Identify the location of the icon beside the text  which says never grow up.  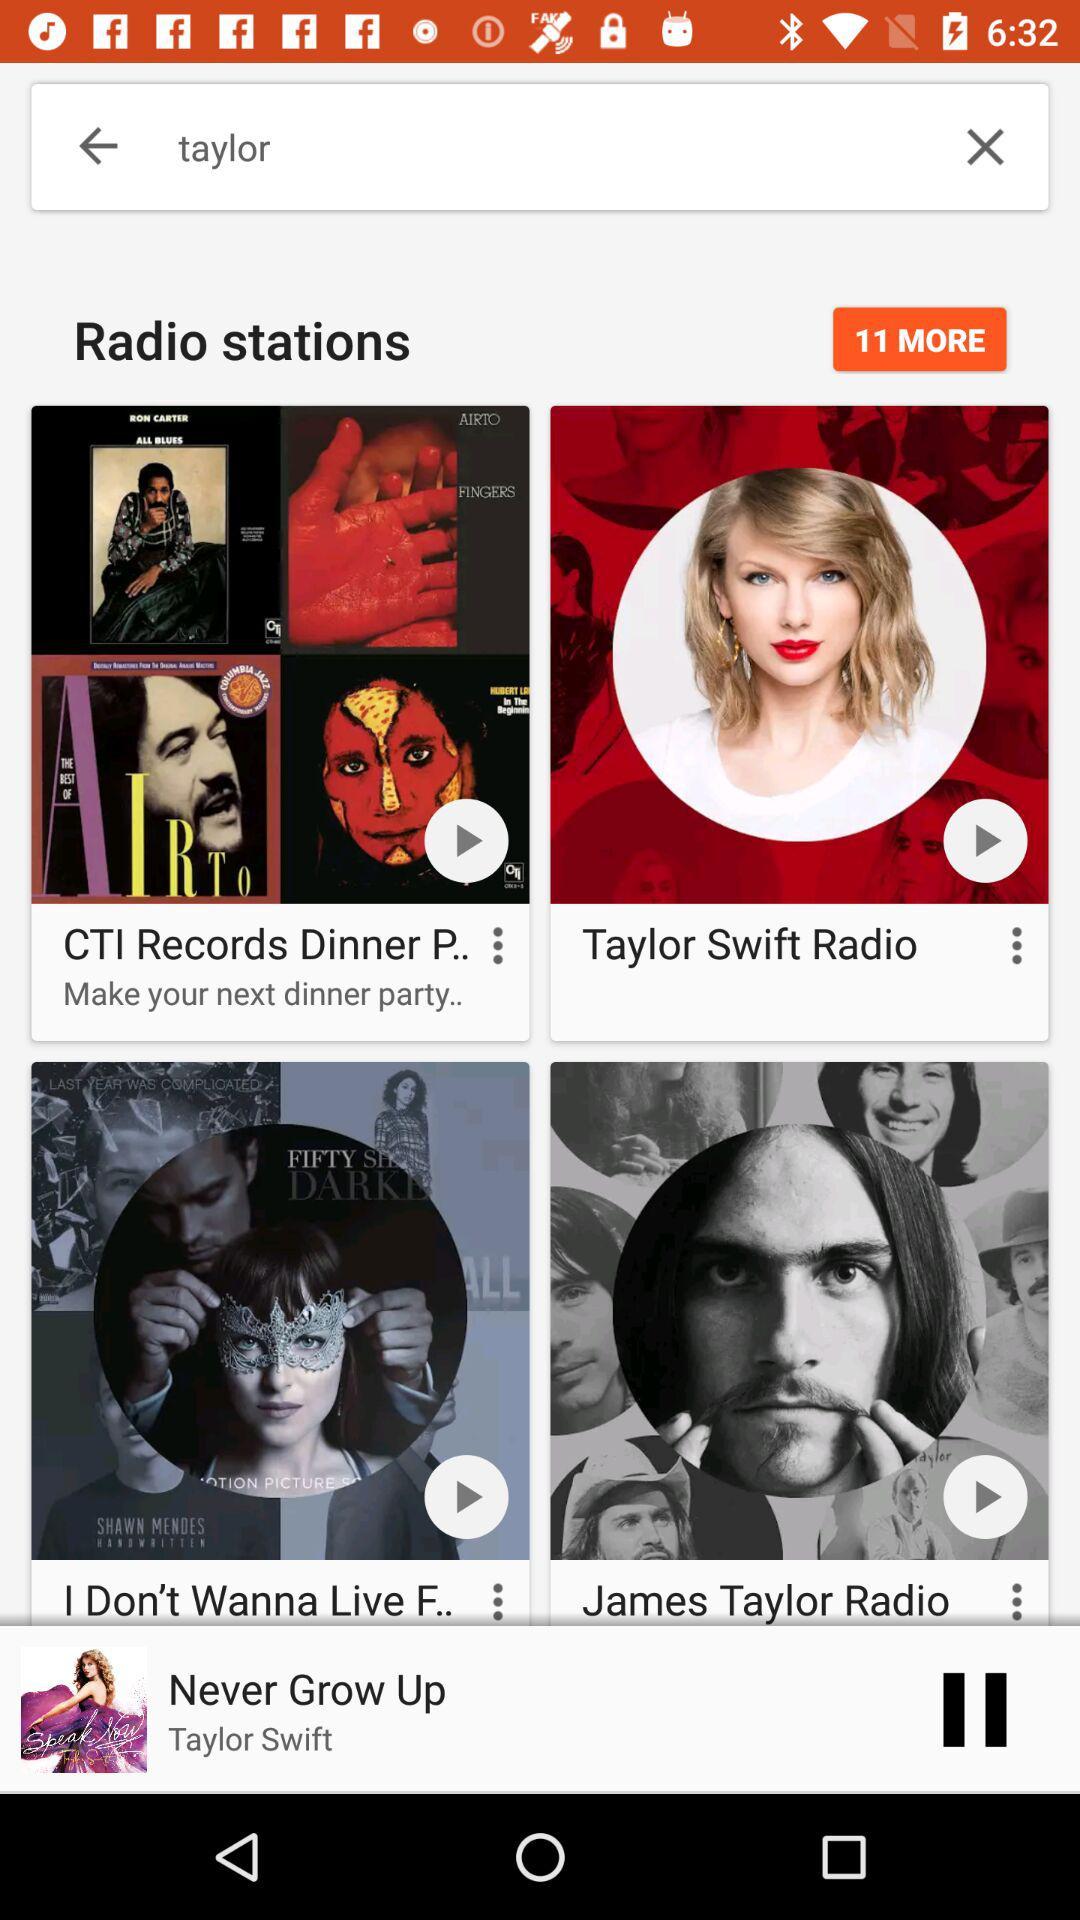
(83, 1708).